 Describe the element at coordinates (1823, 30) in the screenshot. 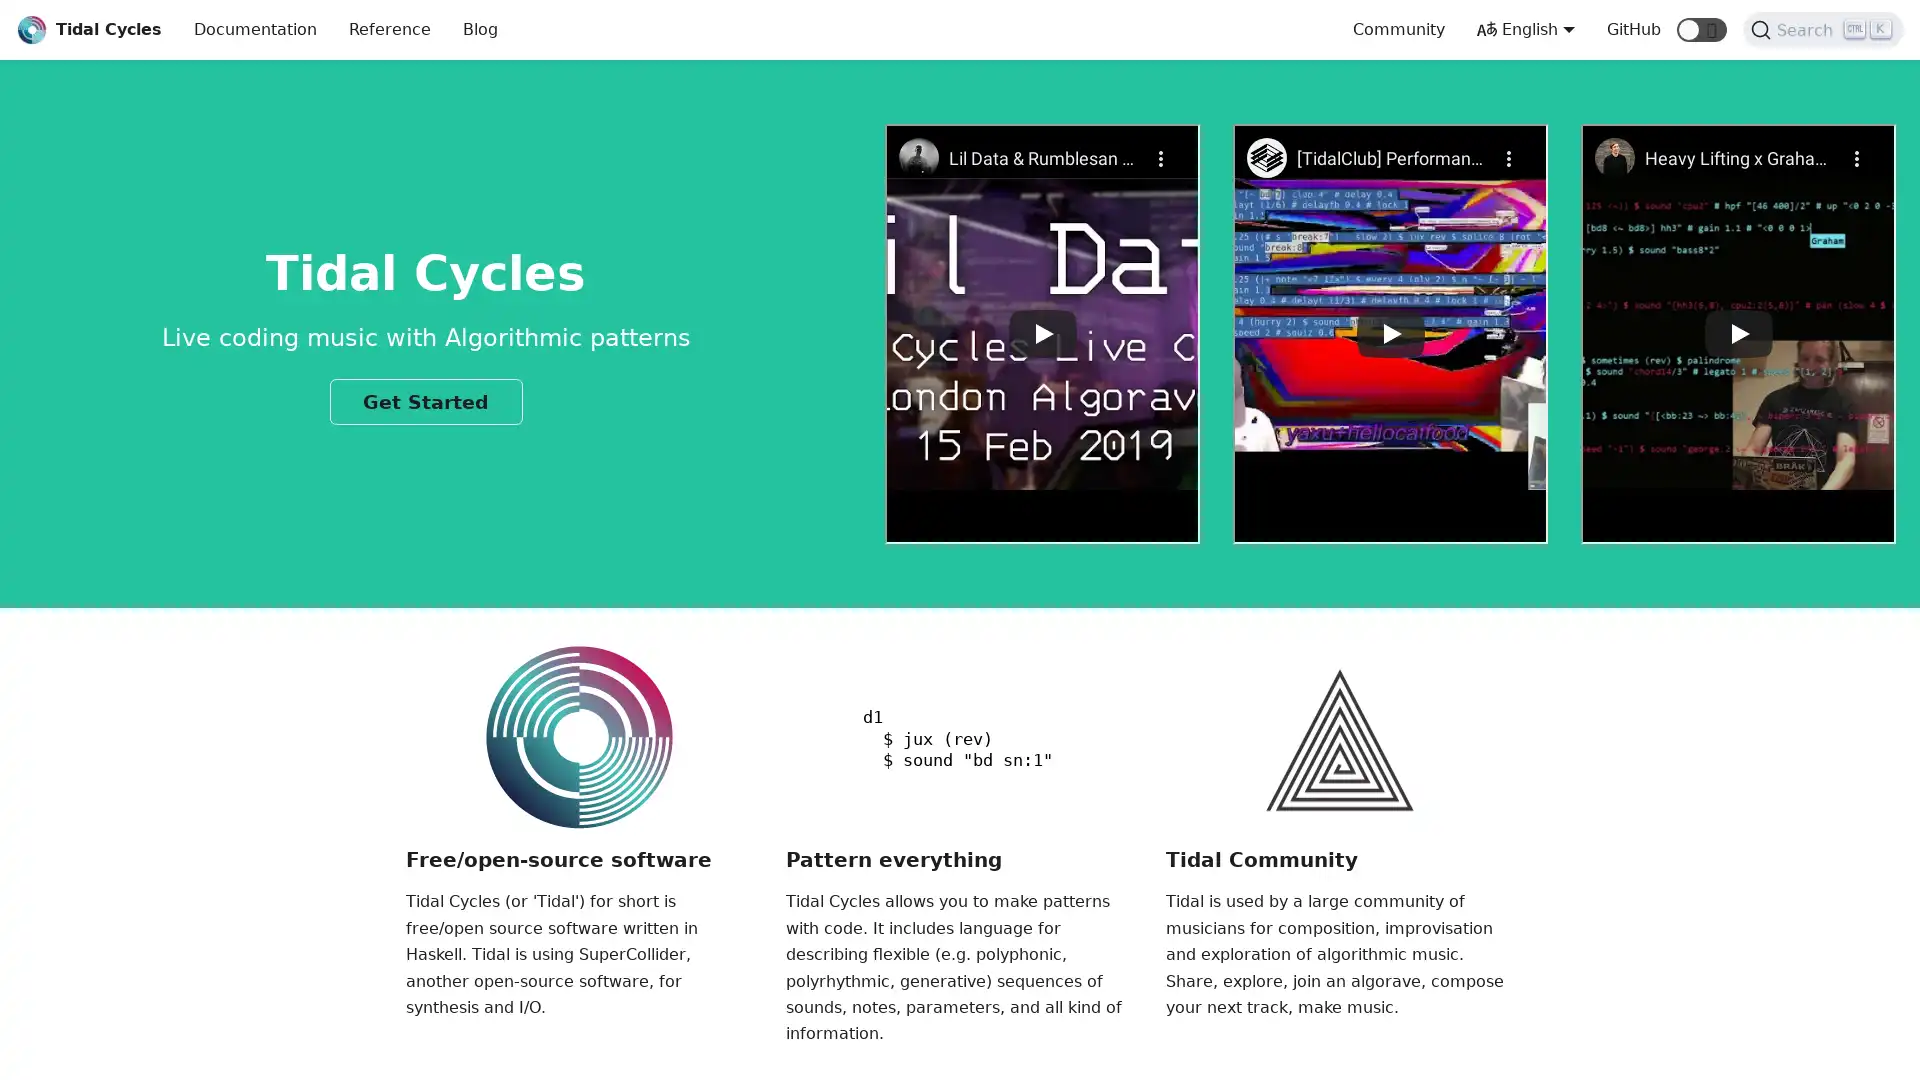

I see `Search` at that location.